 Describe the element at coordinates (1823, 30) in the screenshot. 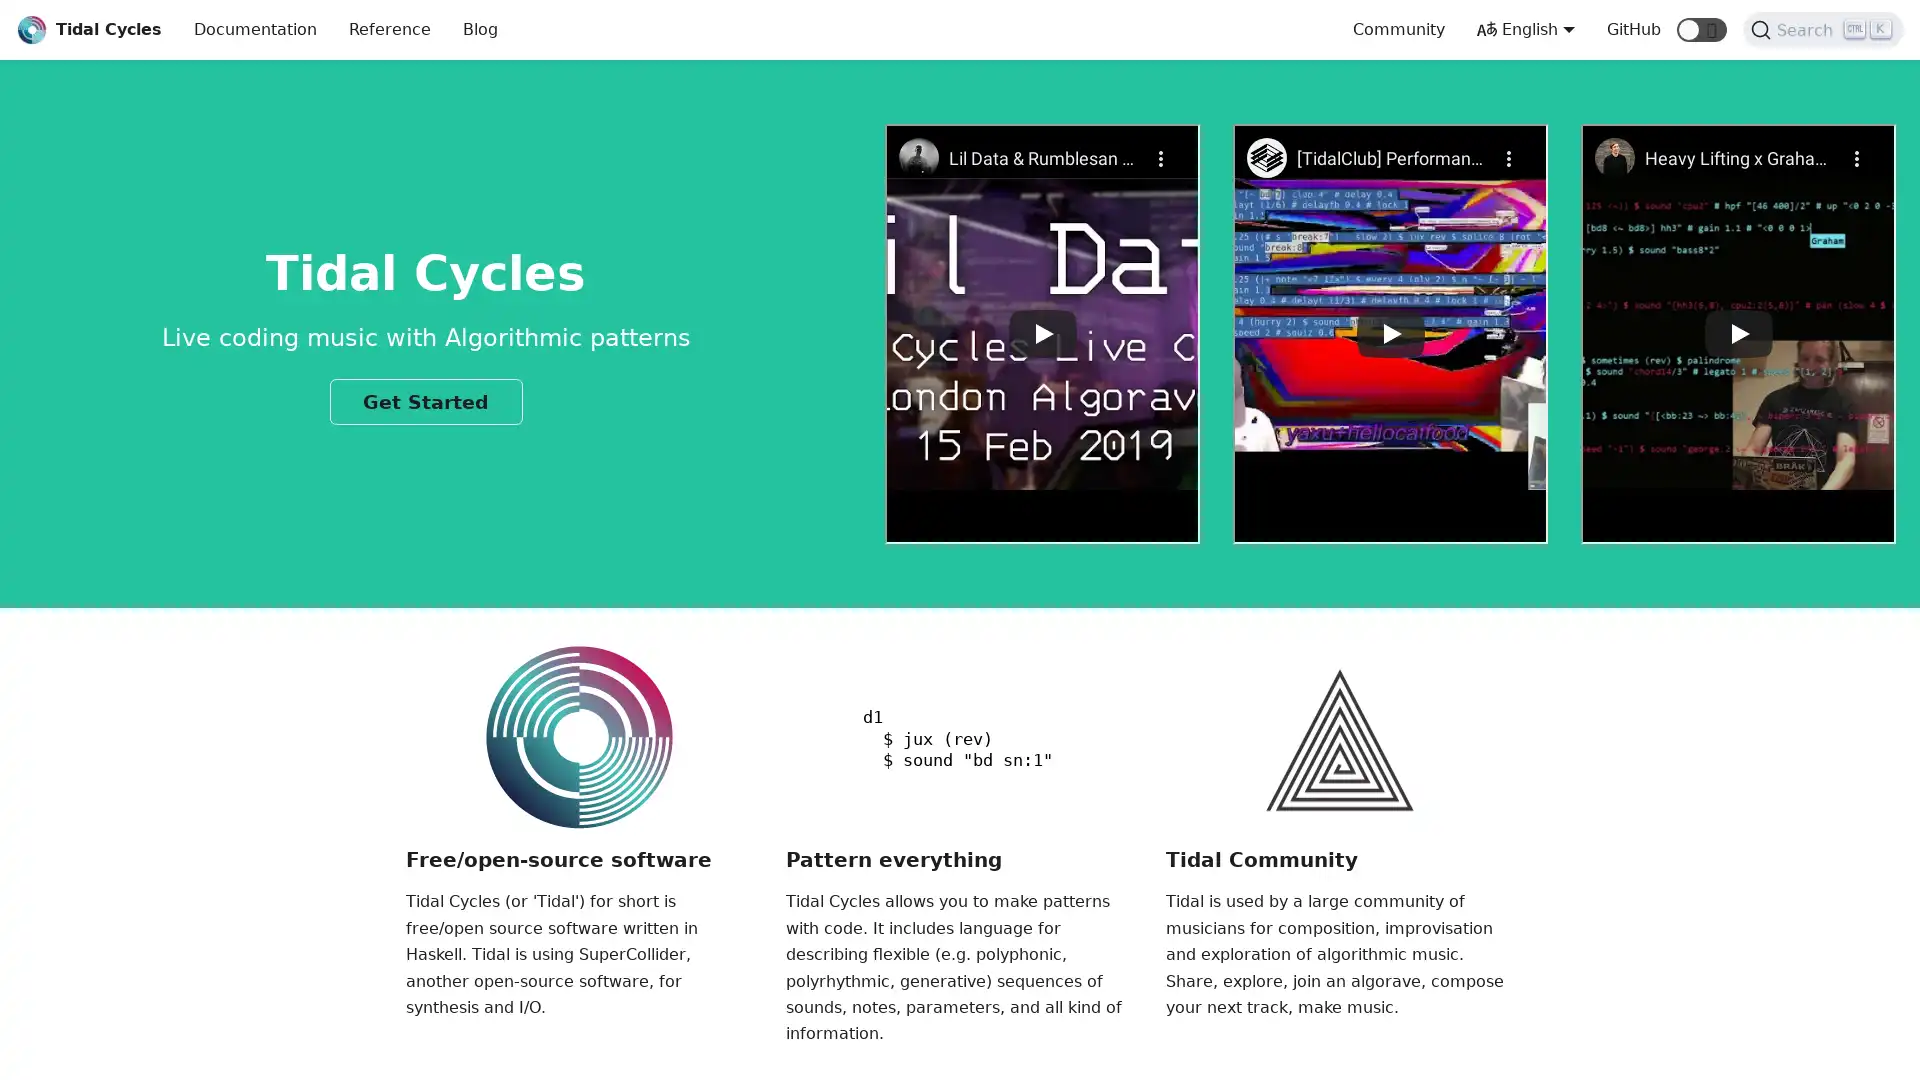

I see `Search` at that location.